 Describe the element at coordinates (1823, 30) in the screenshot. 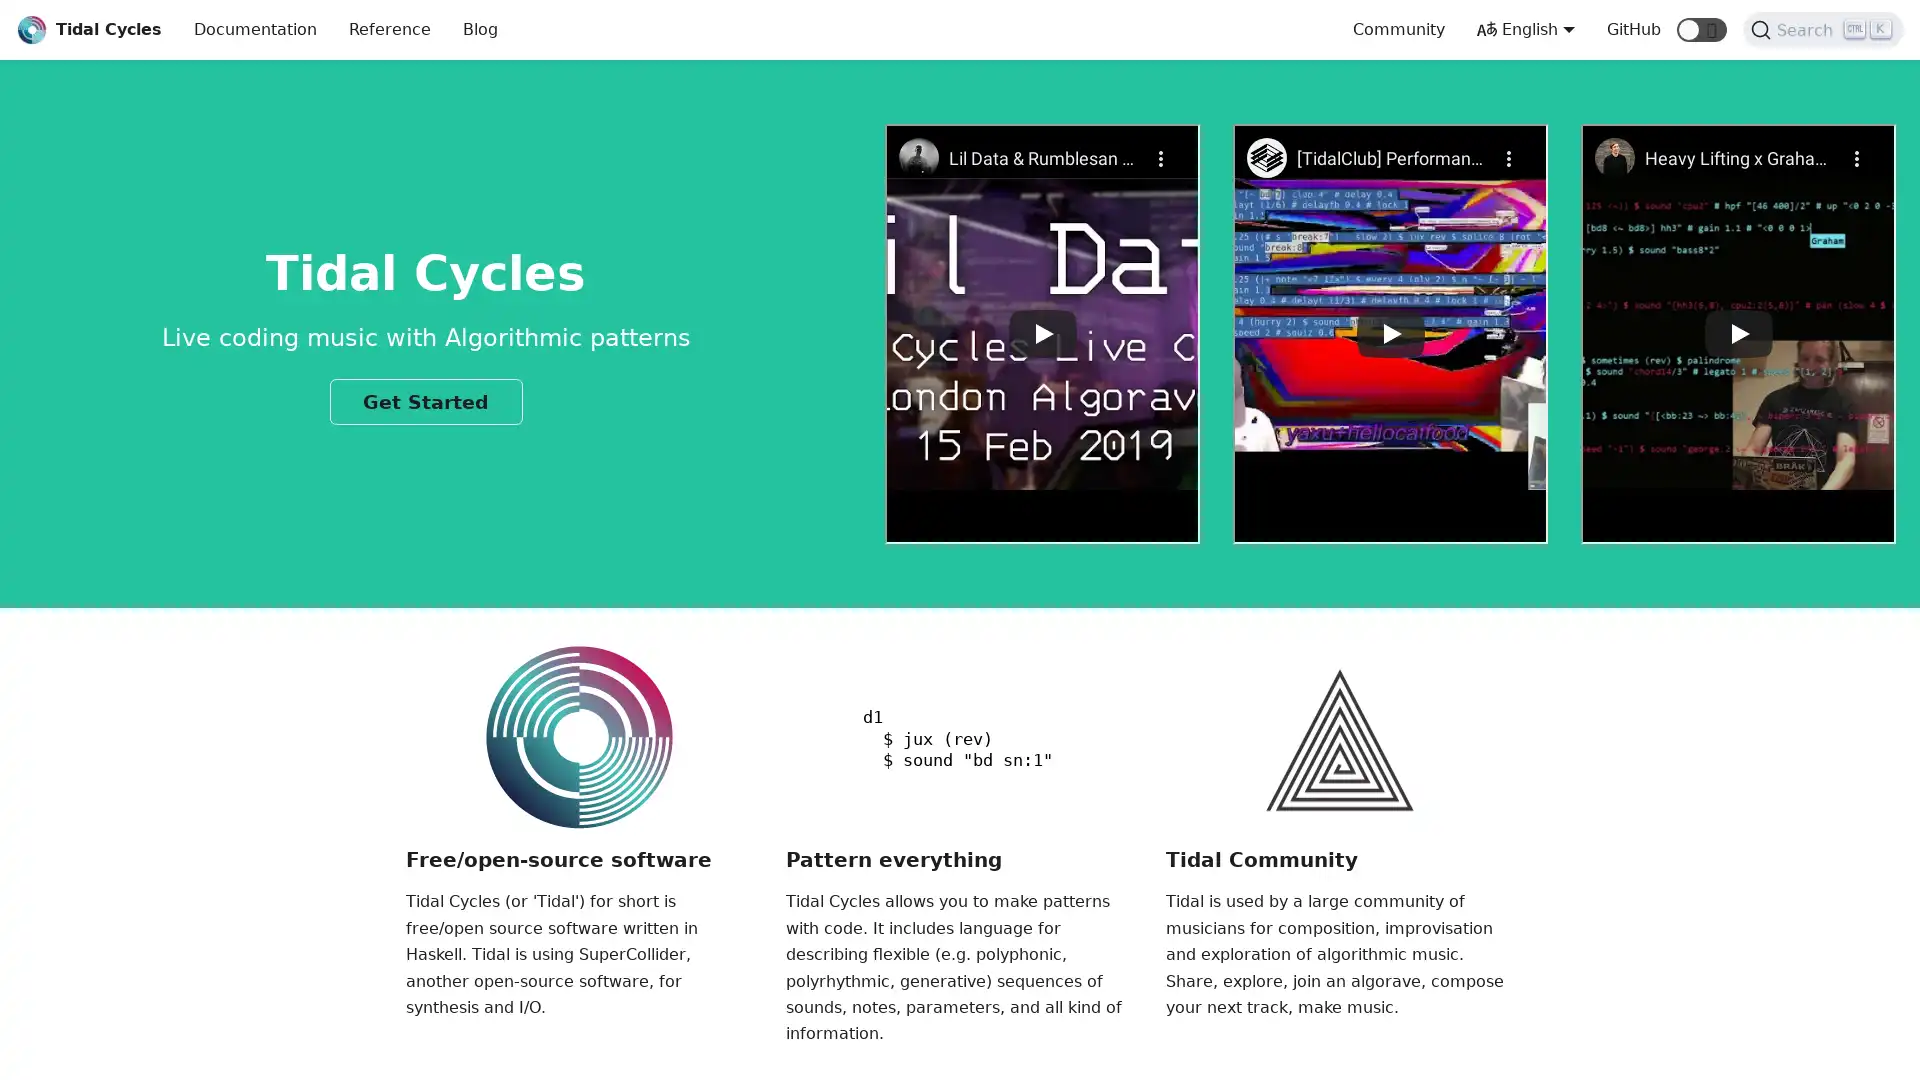

I see `Search` at that location.